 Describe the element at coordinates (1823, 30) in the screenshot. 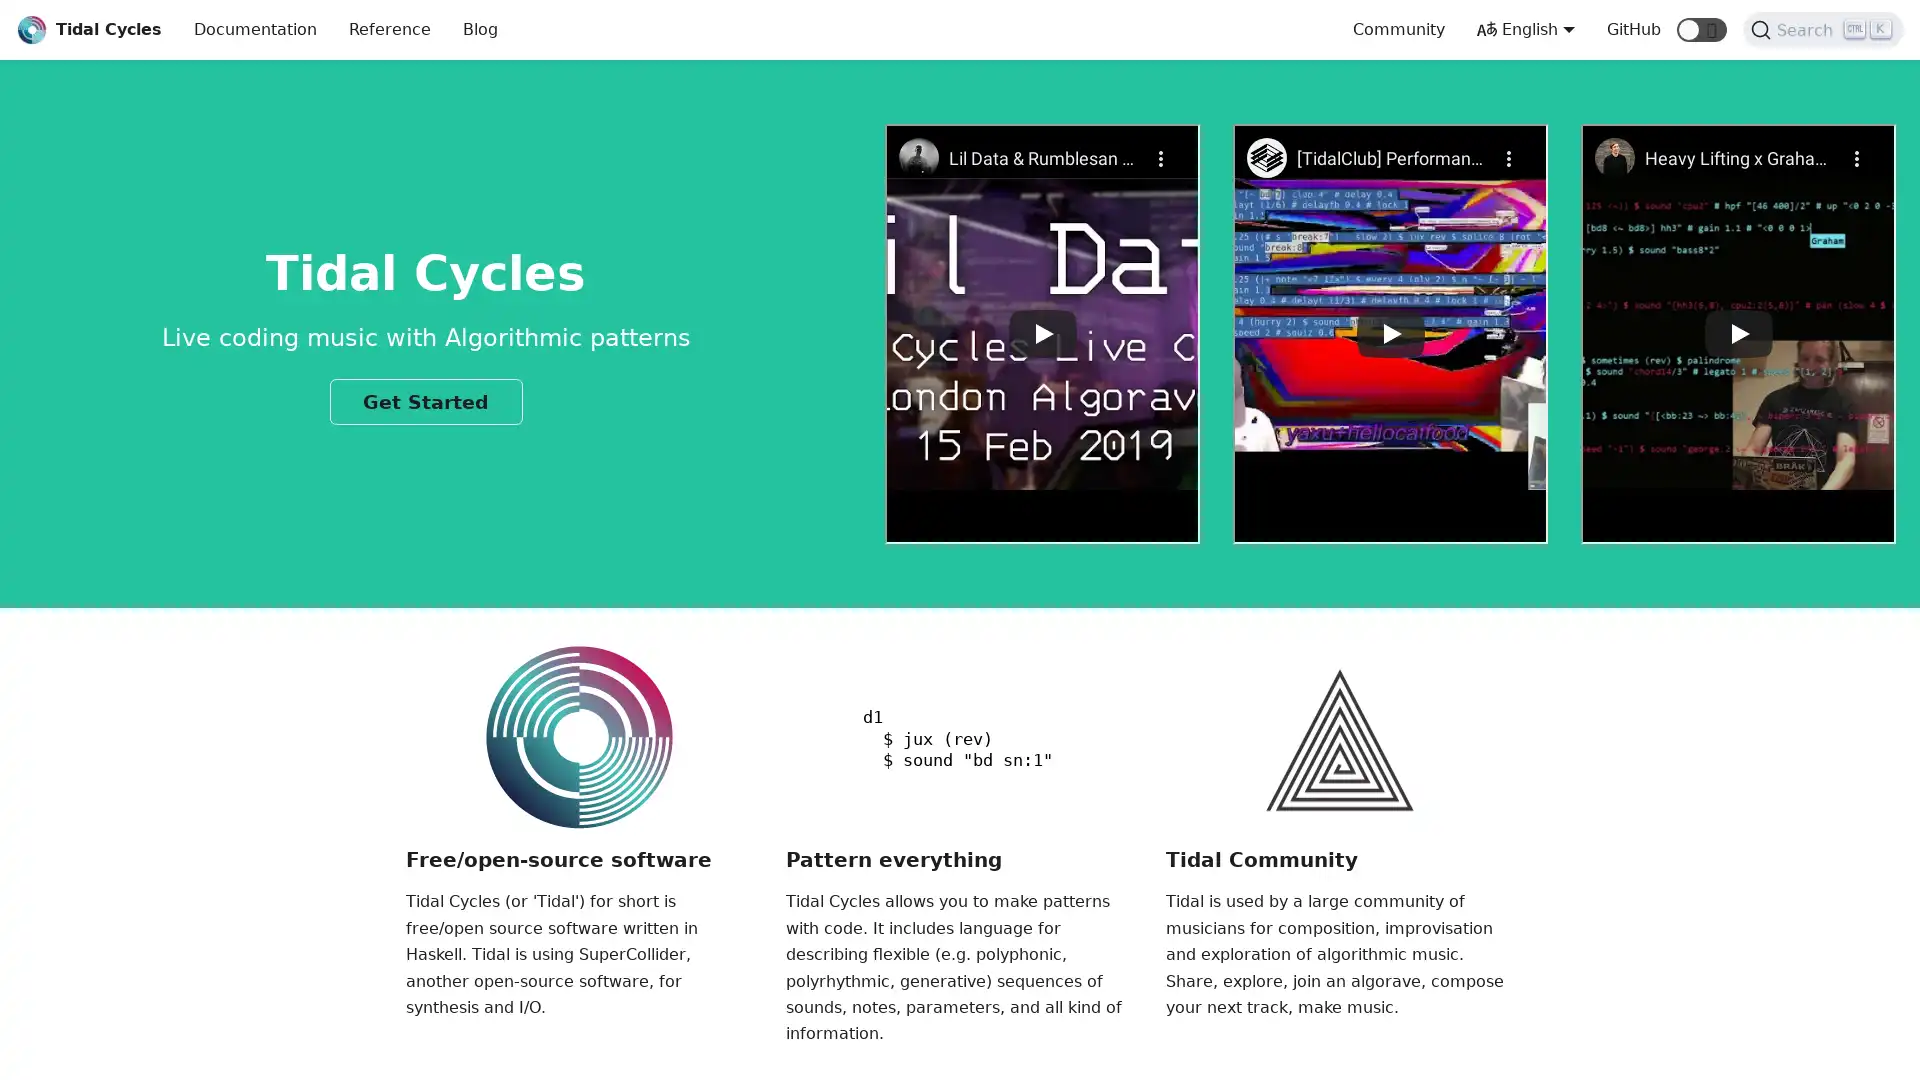

I see `Search` at that location.